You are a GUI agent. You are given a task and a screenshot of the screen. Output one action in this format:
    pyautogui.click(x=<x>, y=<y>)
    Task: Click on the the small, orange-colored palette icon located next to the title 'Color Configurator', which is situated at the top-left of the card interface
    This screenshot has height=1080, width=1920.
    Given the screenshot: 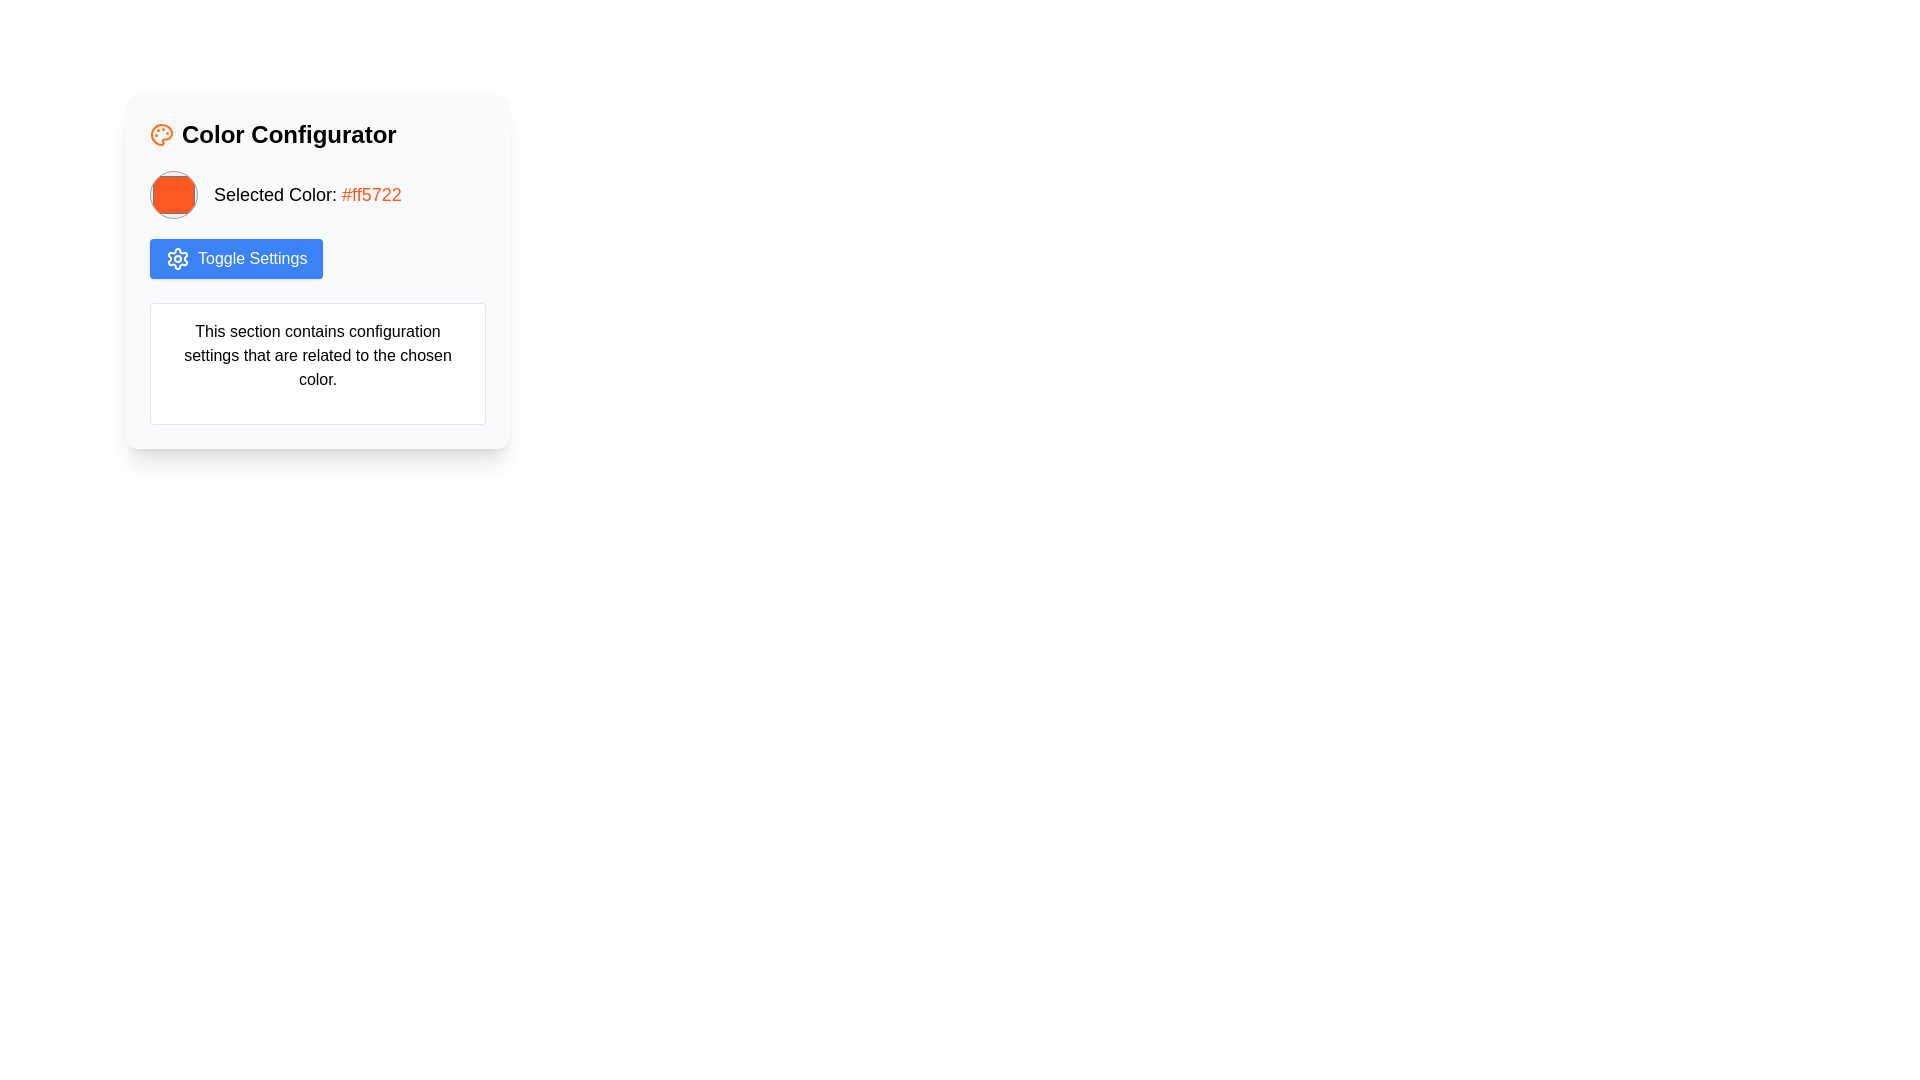 What is the action you would take?
    pyautogui.click(x=162, y=135)
    